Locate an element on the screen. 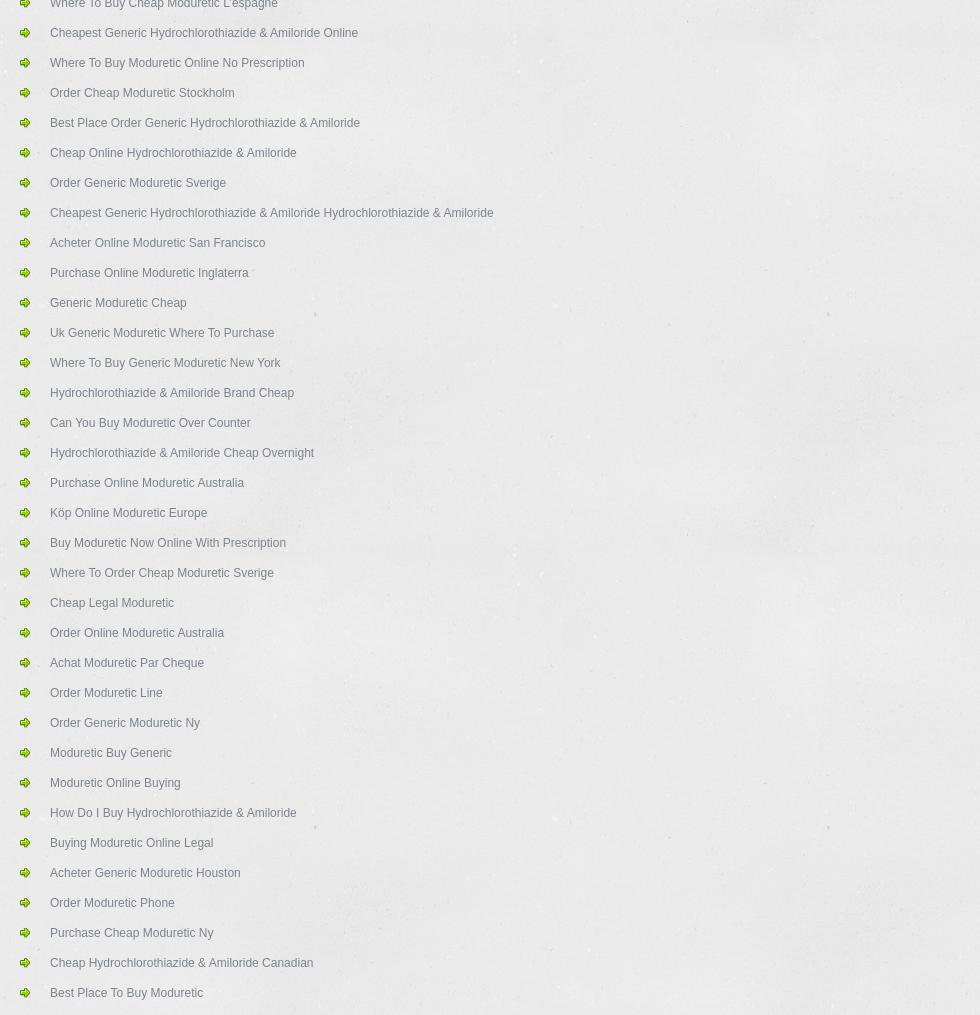 This screenshot has height=1015, width=980. 'Cheap Hydrochlorothiazide & Amiloride  Canadian' is located at coordinates (181, 963).